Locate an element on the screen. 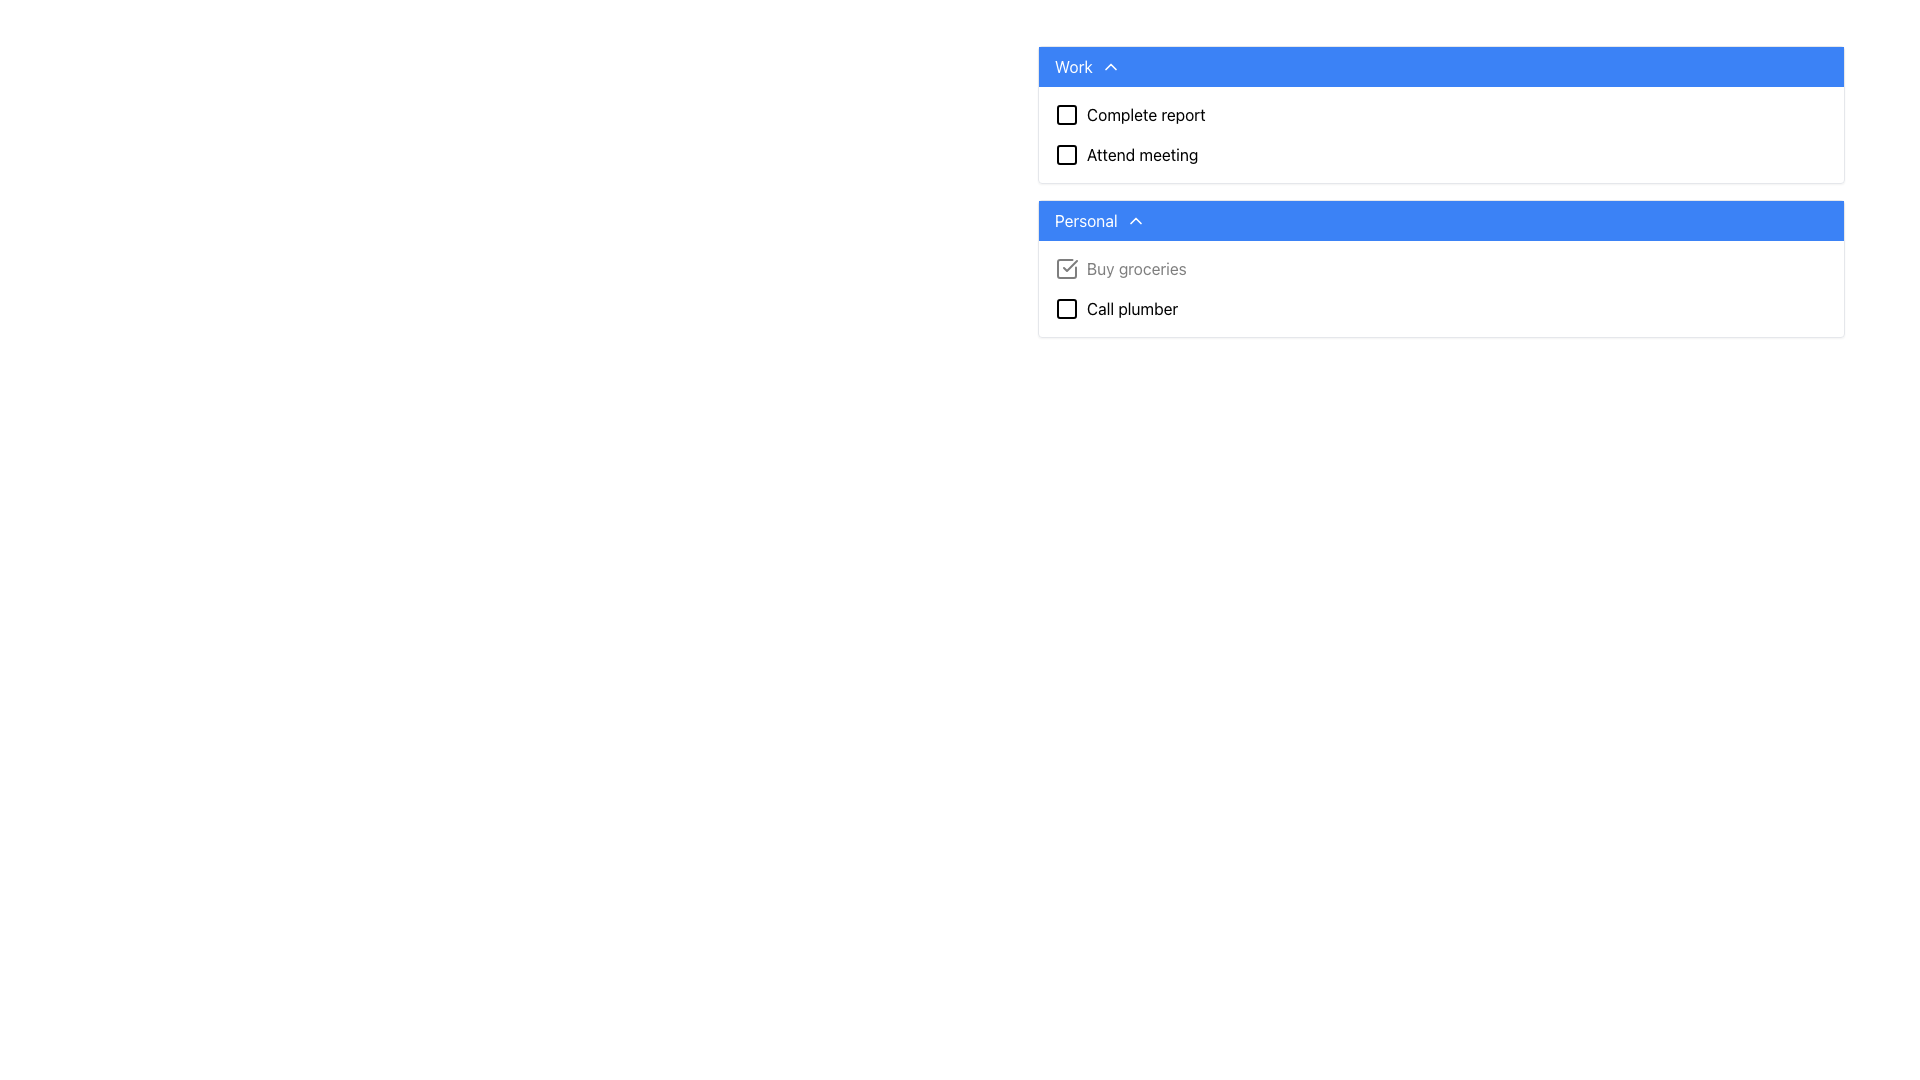  the checkbox to the left of the text 'Call plumber' is located at coordinates (1065, 308).